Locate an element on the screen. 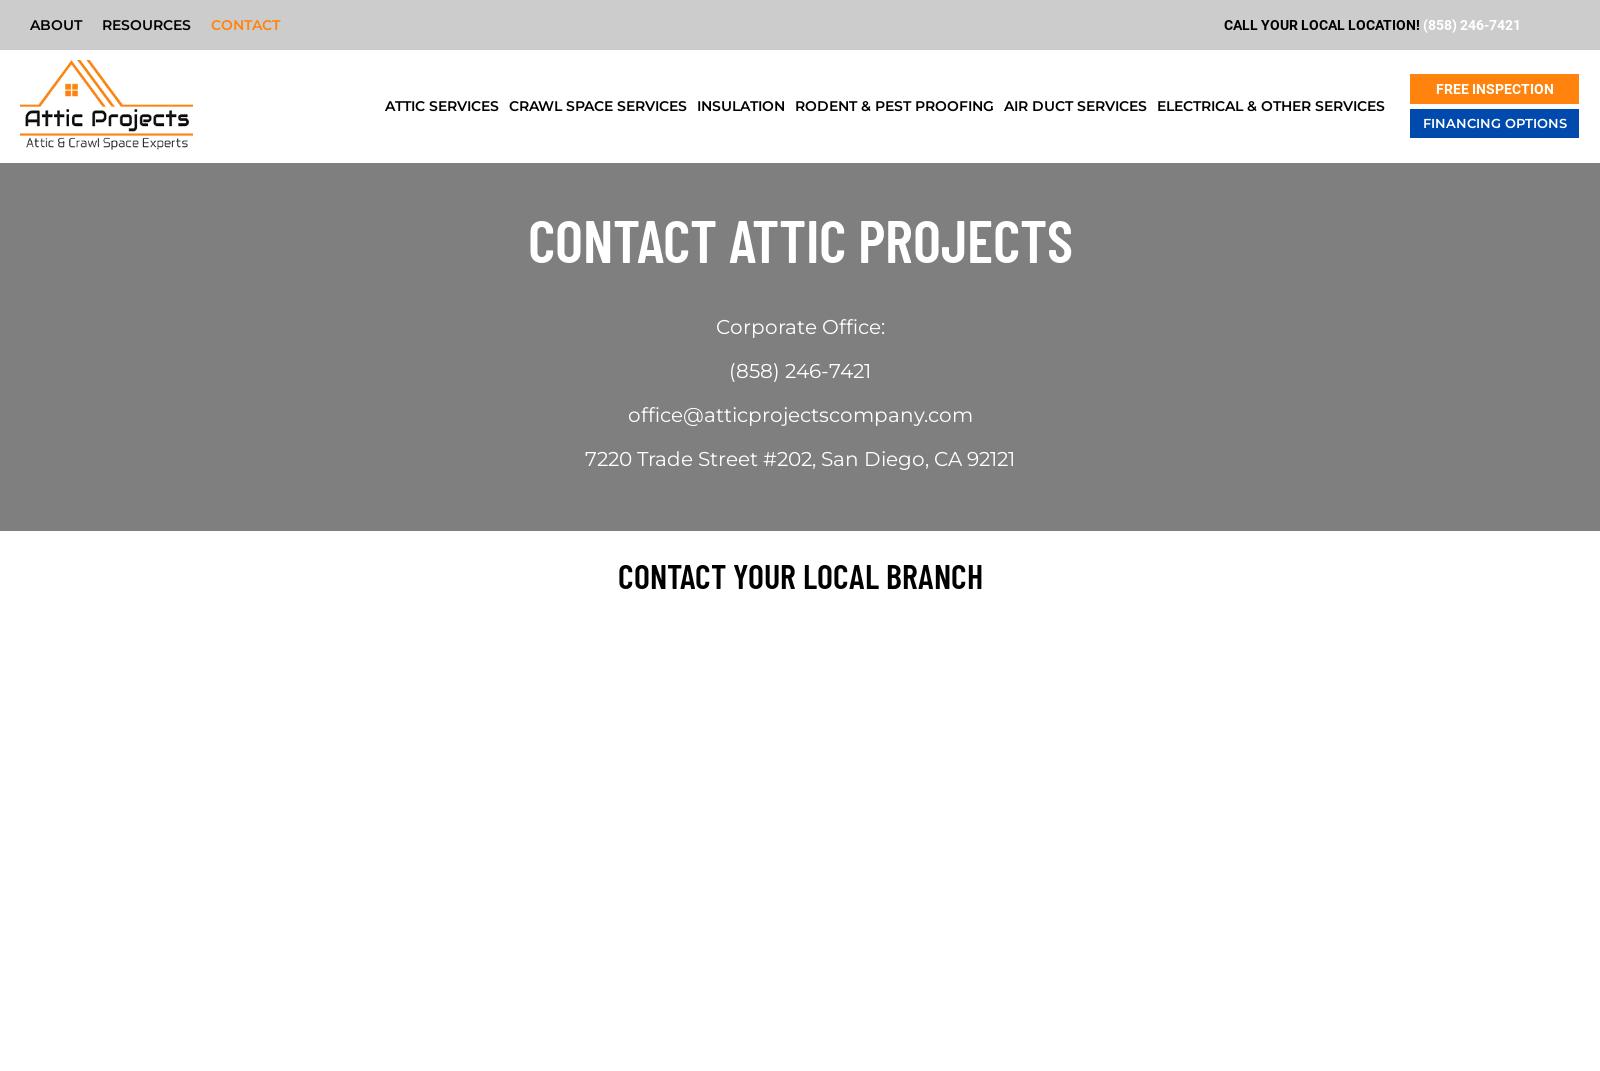  'Attic Services' is located at coordinates (440, 106).